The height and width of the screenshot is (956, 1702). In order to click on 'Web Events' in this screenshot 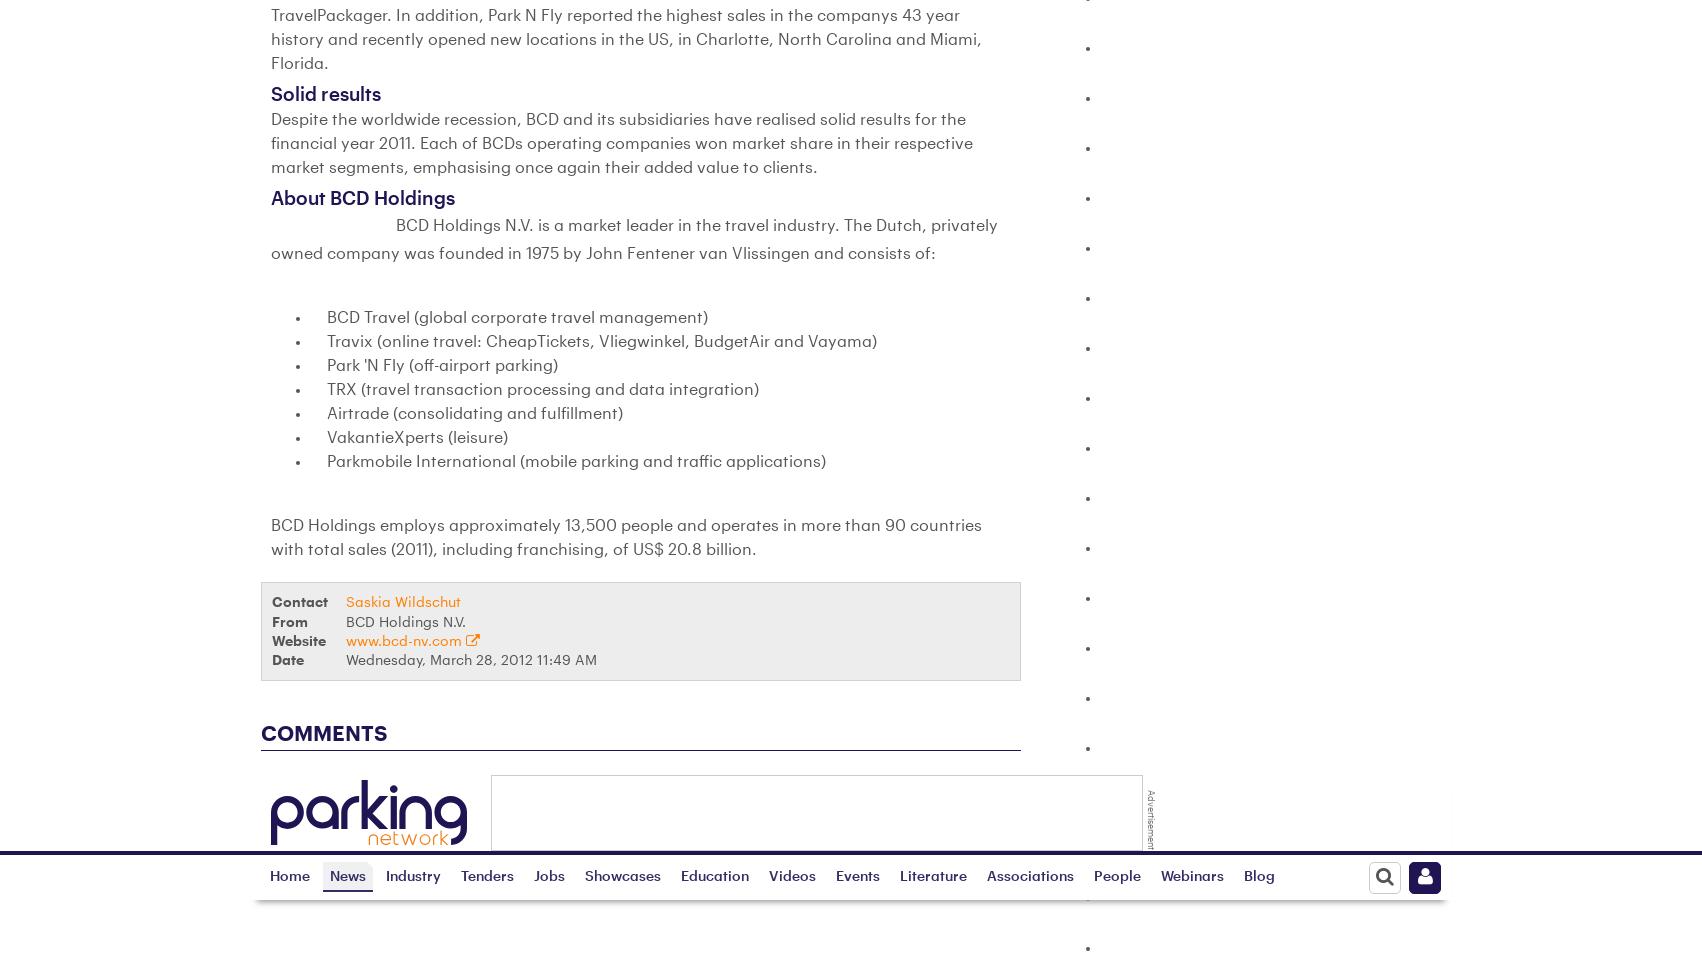, I will do `click(731, 927)`.